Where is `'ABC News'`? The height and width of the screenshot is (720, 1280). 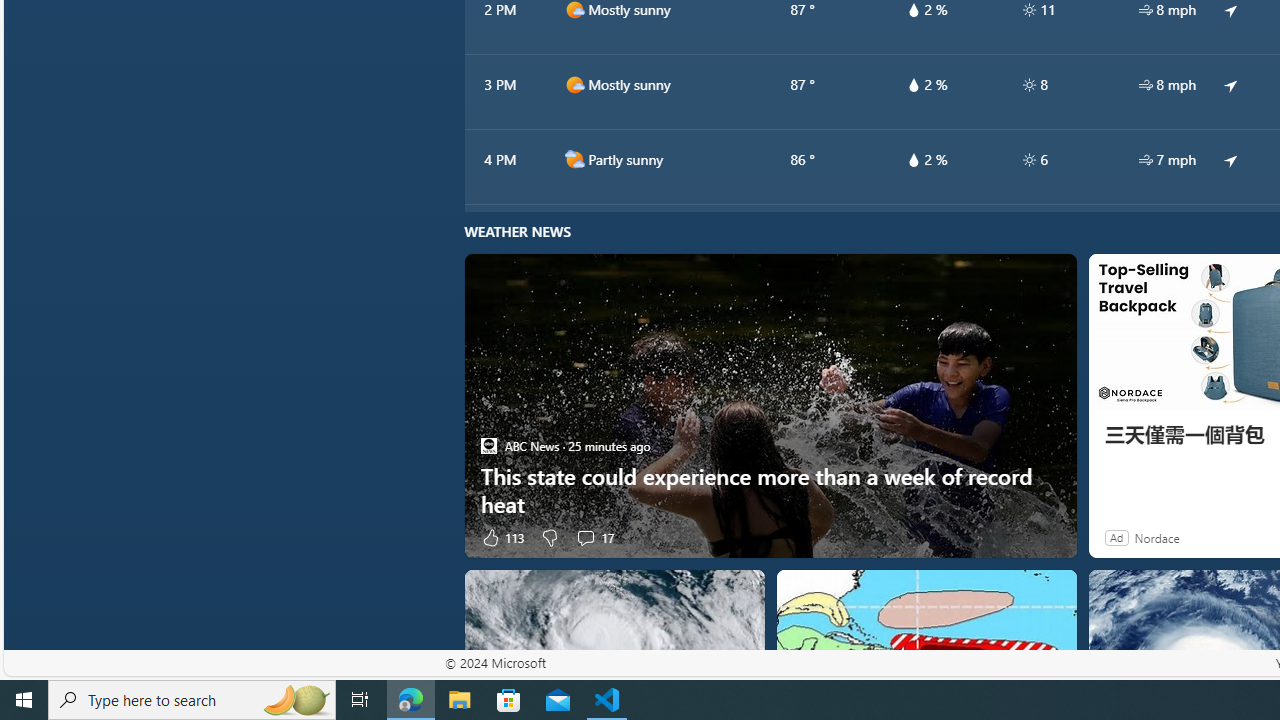
'ABC News' is located at coordinates (488, 445).